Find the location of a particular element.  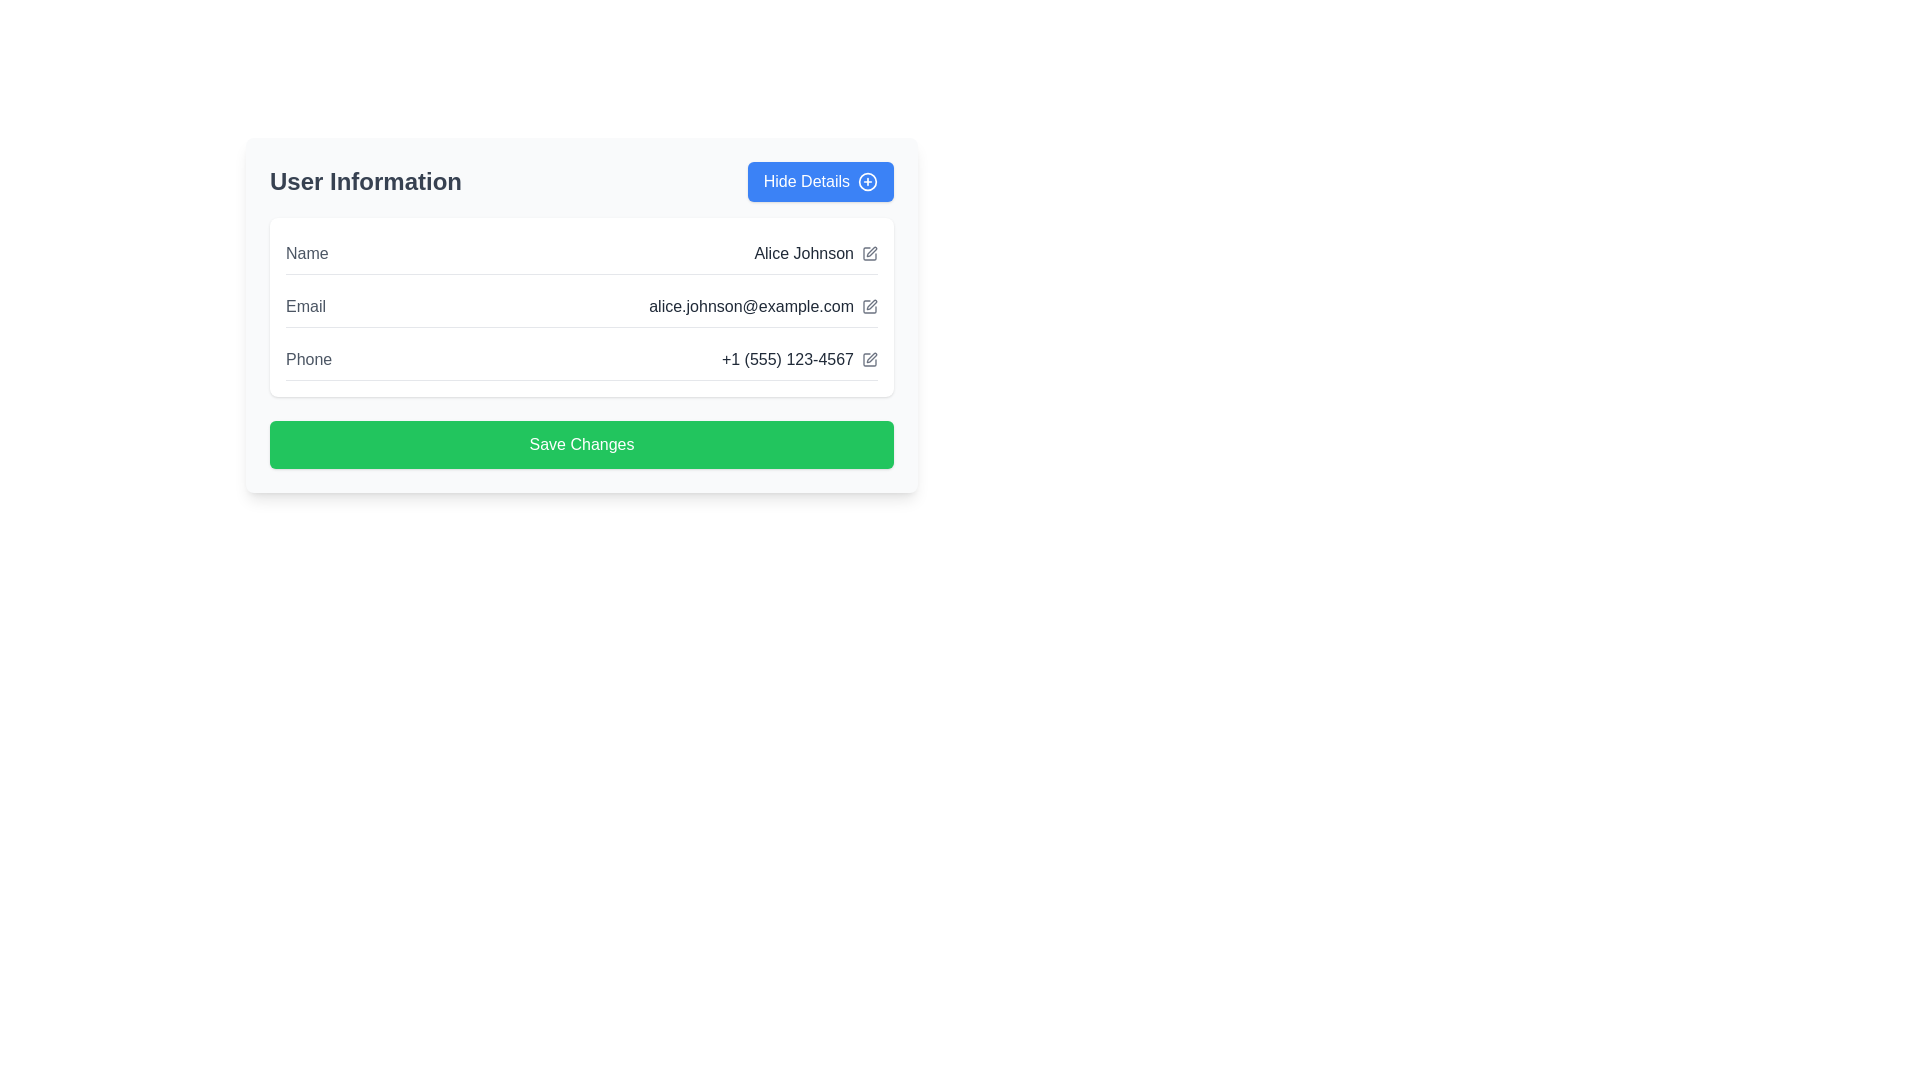

the pencil icon located to the right of the email address field in the user information section to initiate an edit action is located at coordinates (869, 307).